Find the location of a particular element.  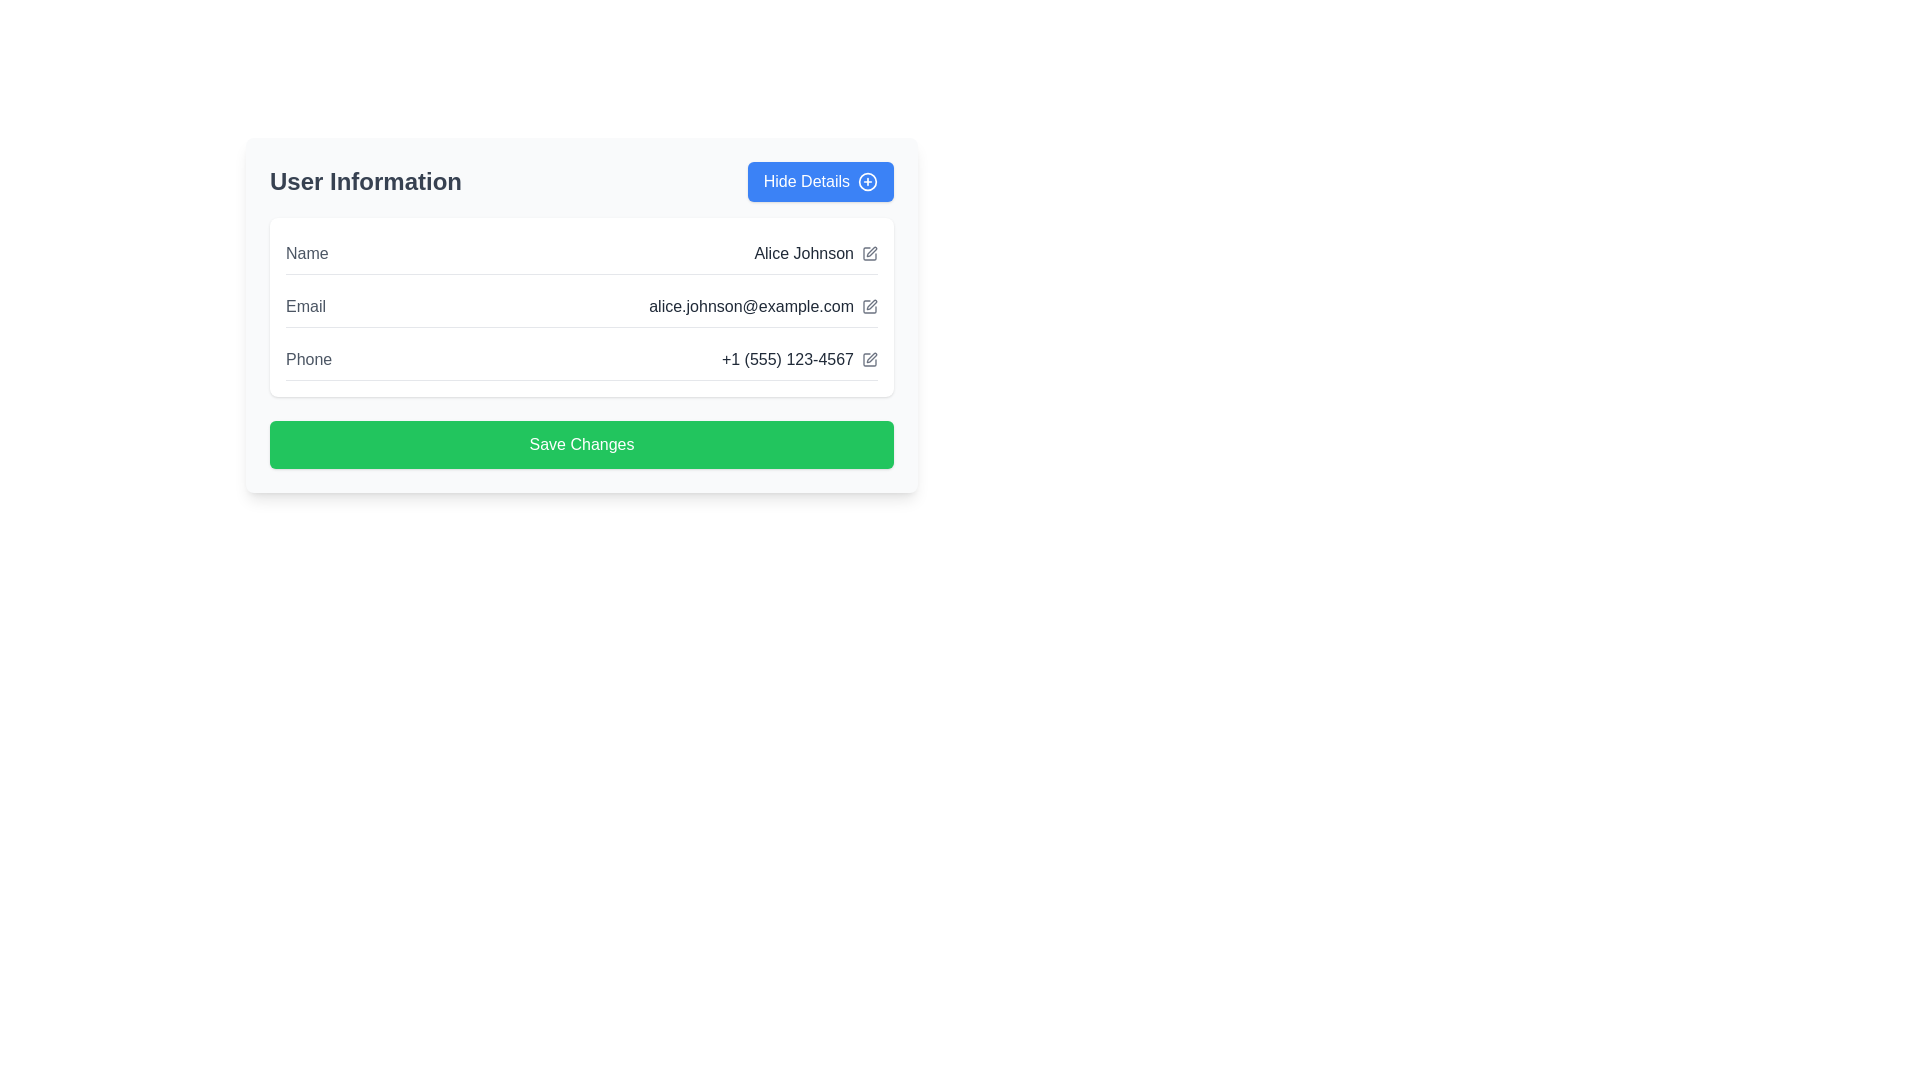

the pencil icon located to the right of the email address field in the user information section to initiate an edit action is located at coordinates (869, 307).